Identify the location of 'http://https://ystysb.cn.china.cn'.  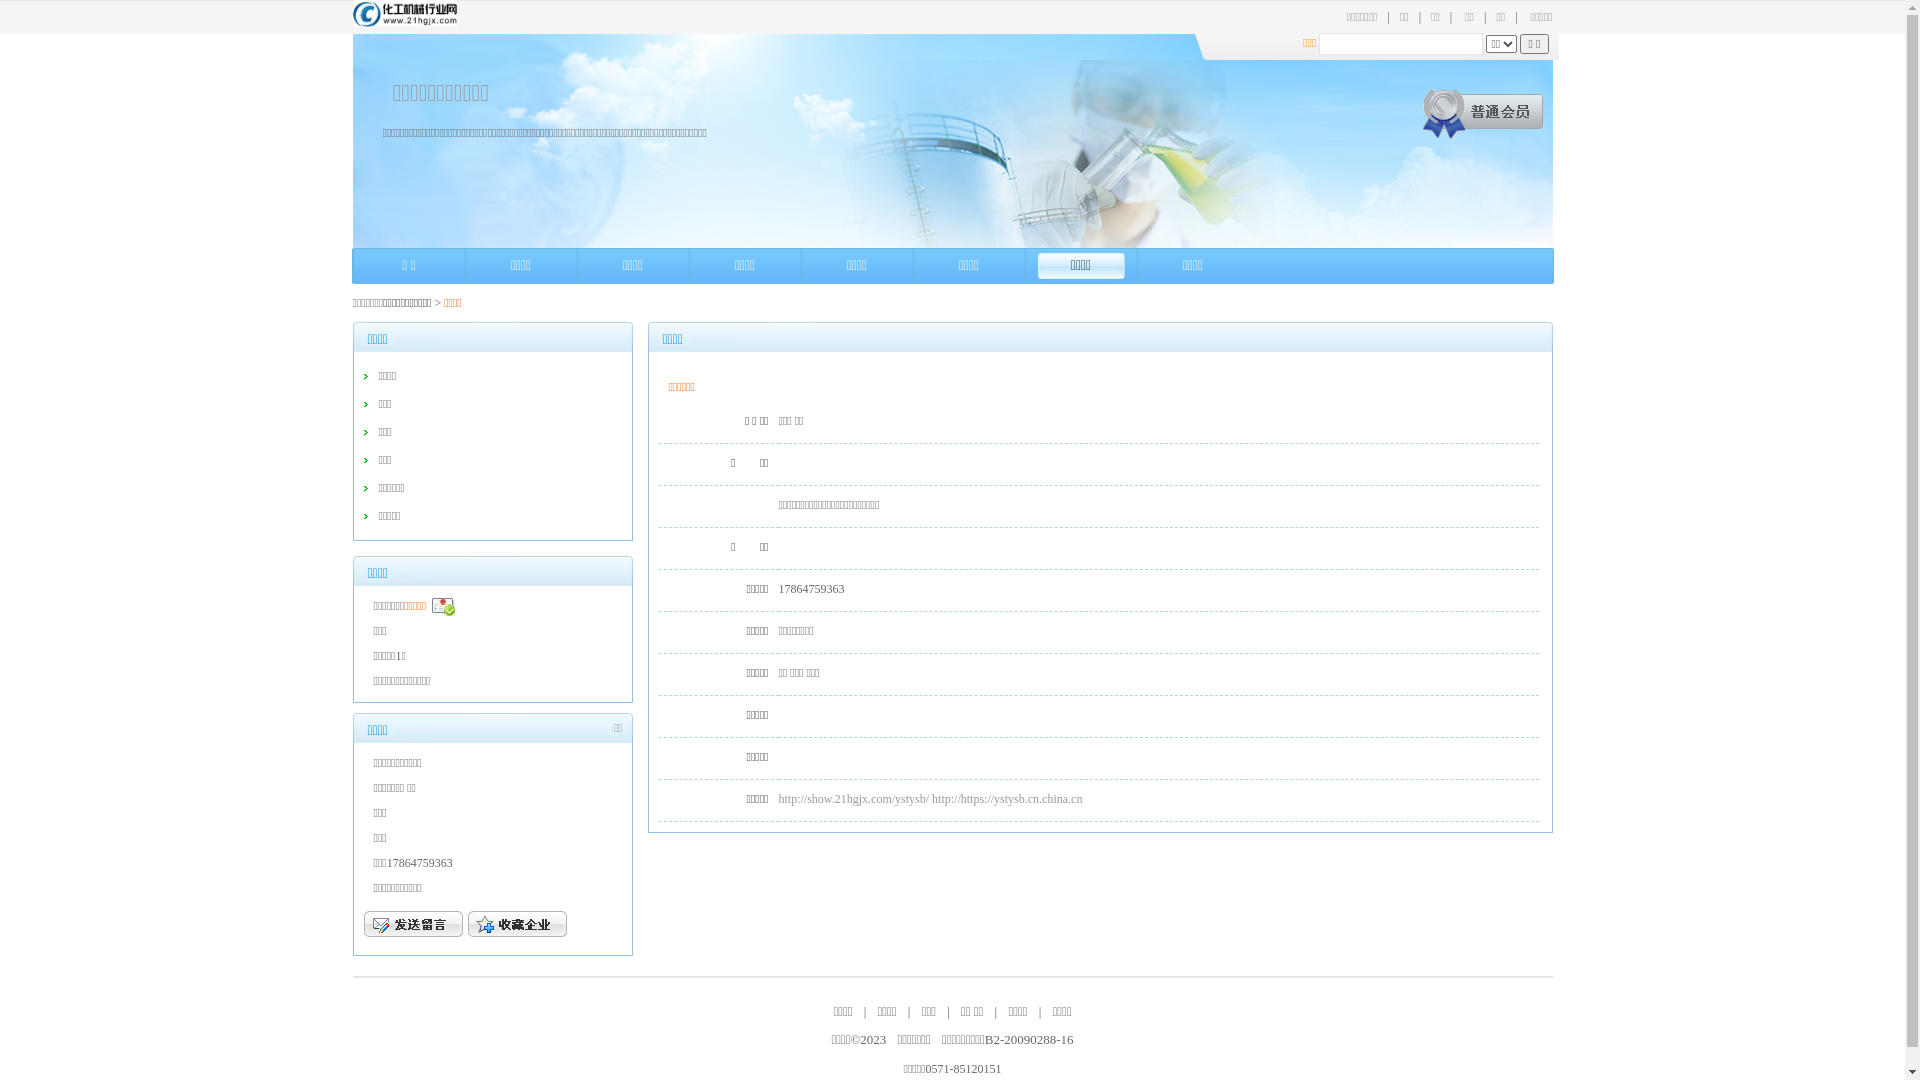
(1007, 797).